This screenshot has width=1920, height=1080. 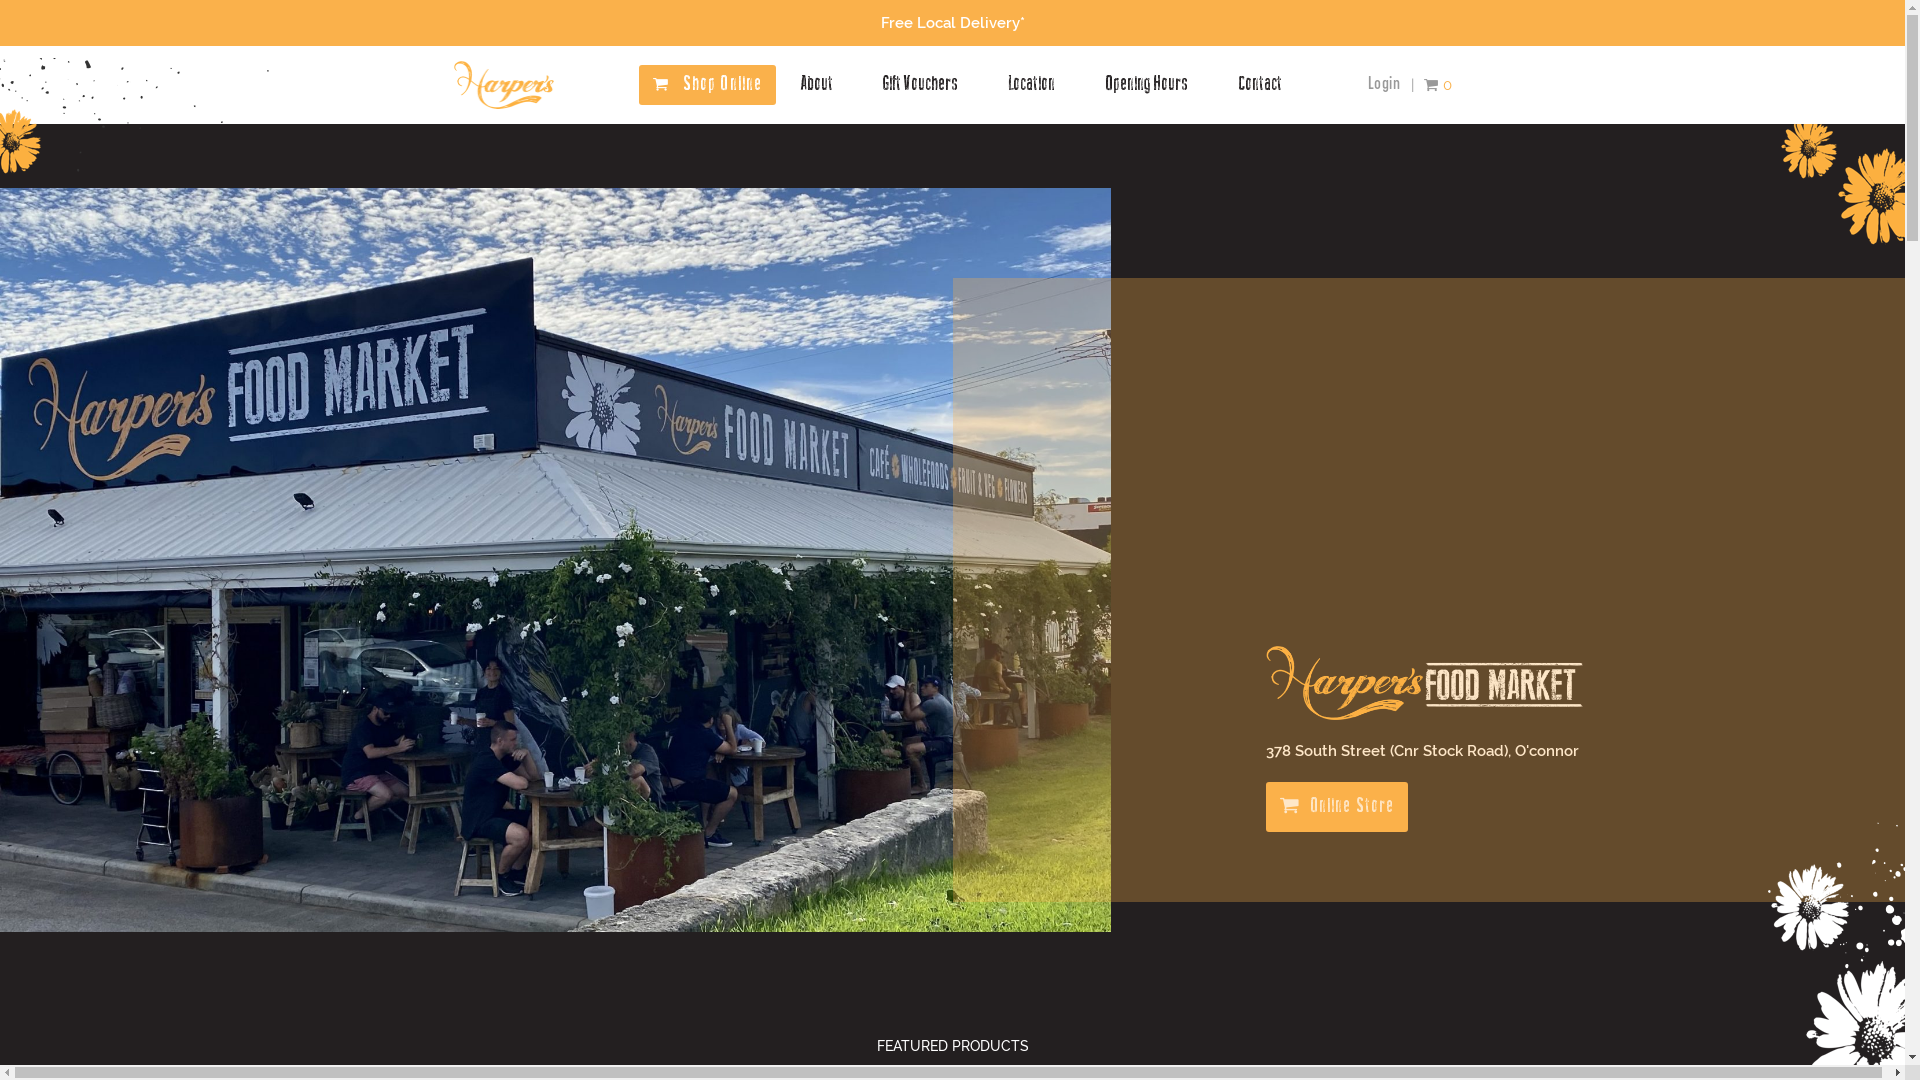 What do you see at coordinates (1237, 83) in the screenshot?
I see `'Contact'` at bounding box center [1237, 83].